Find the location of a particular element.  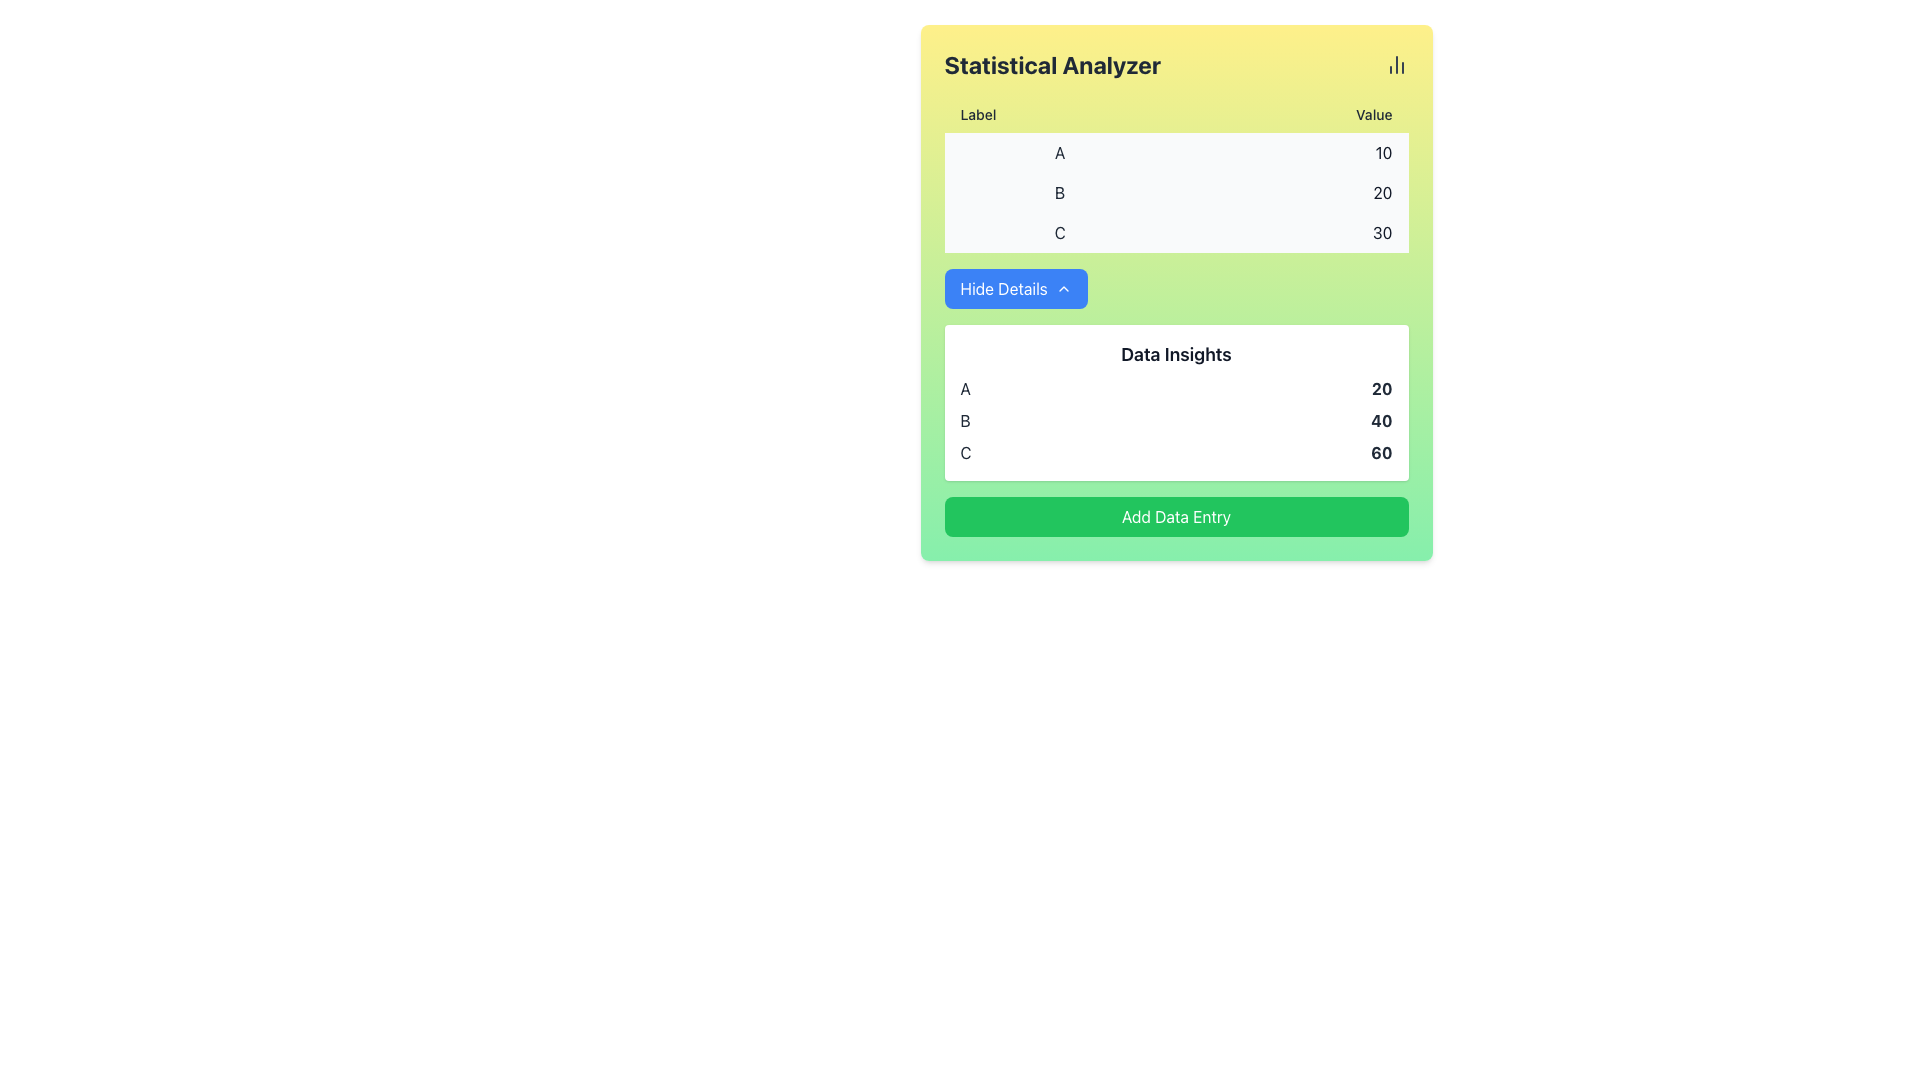

the button located below the table displaying labels and values, which toggles the visibility of detailed information in the interface, to hide currently visible detailed sections is located at coordinates (1016, 289).